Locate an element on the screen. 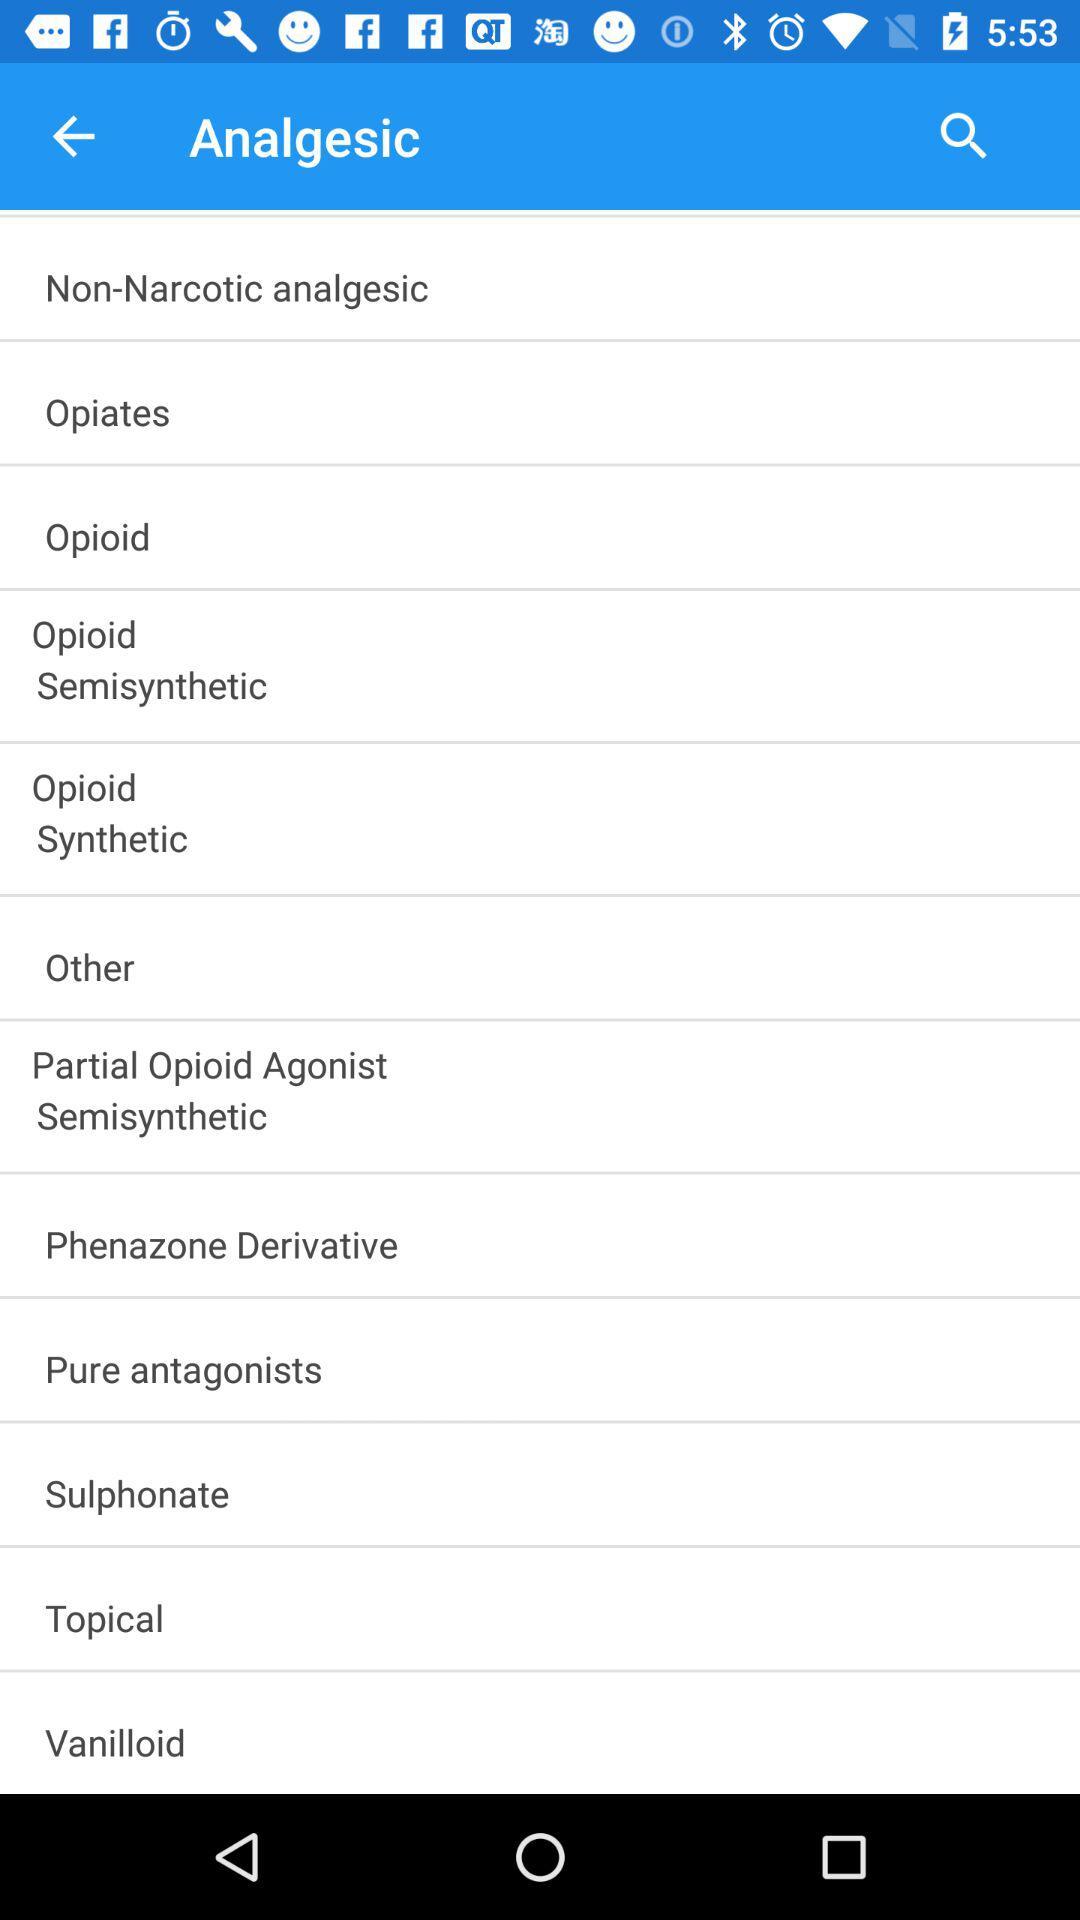  item above the semisynthetic is located at coordinates (542, 1057).